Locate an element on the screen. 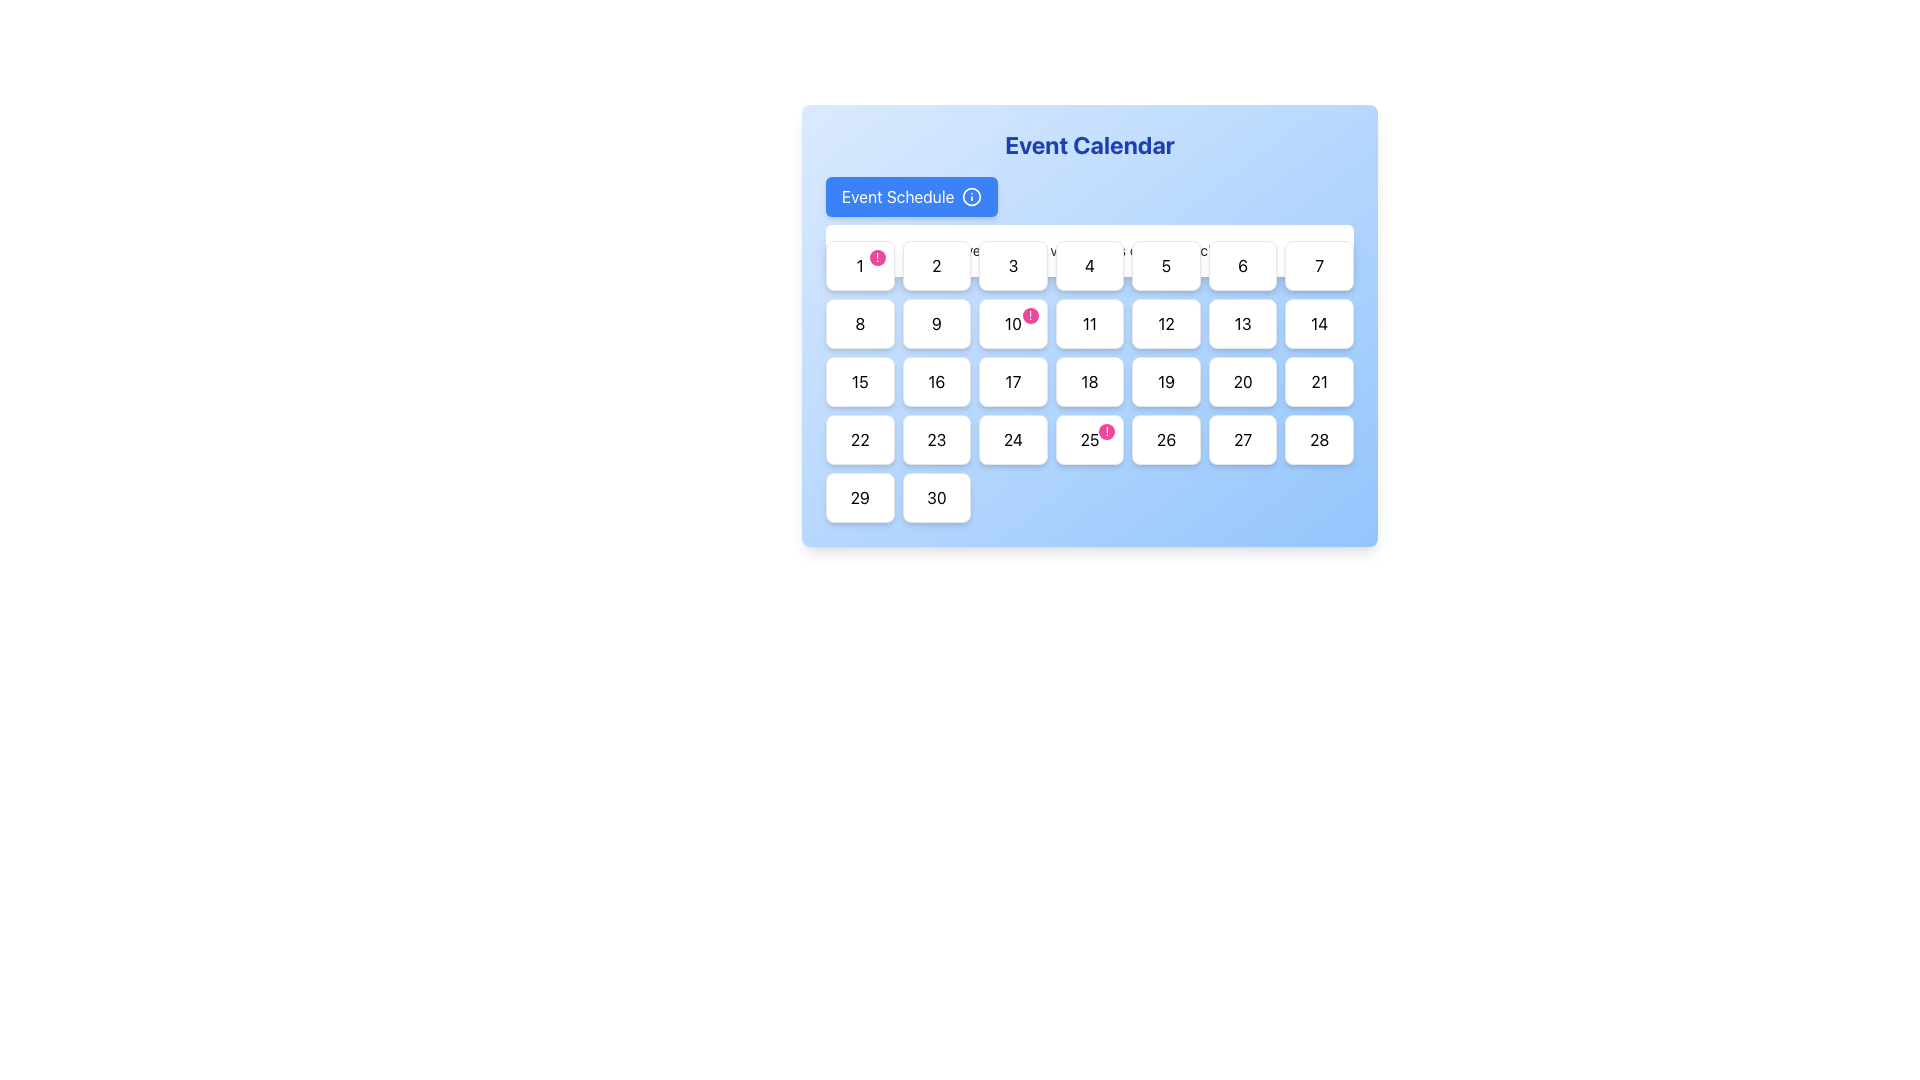 Image resolution: width=1920 pixels, height=1080 pixels. the button representing the second day in the calendar view is located at coordinates (935, 265).